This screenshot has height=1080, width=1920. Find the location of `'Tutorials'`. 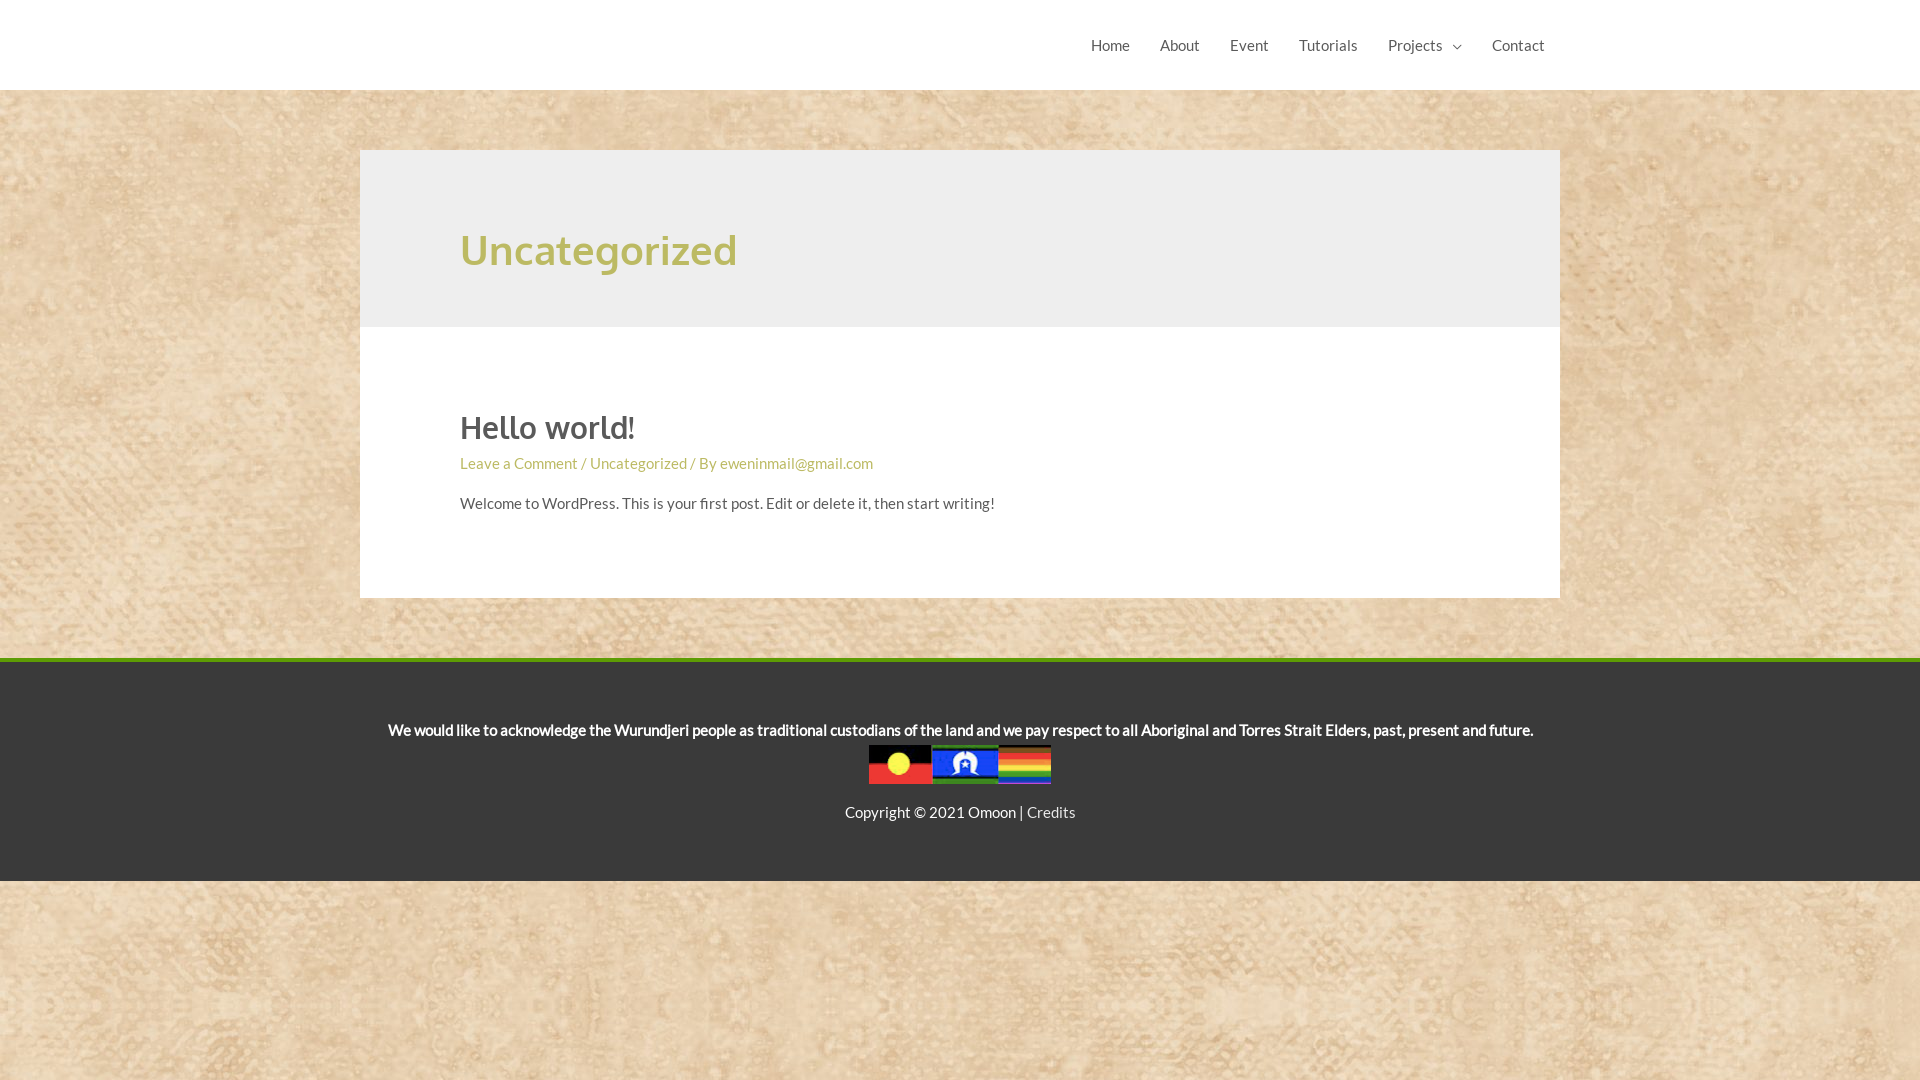

'Tutorials' is located at coordinates (1328, 45).